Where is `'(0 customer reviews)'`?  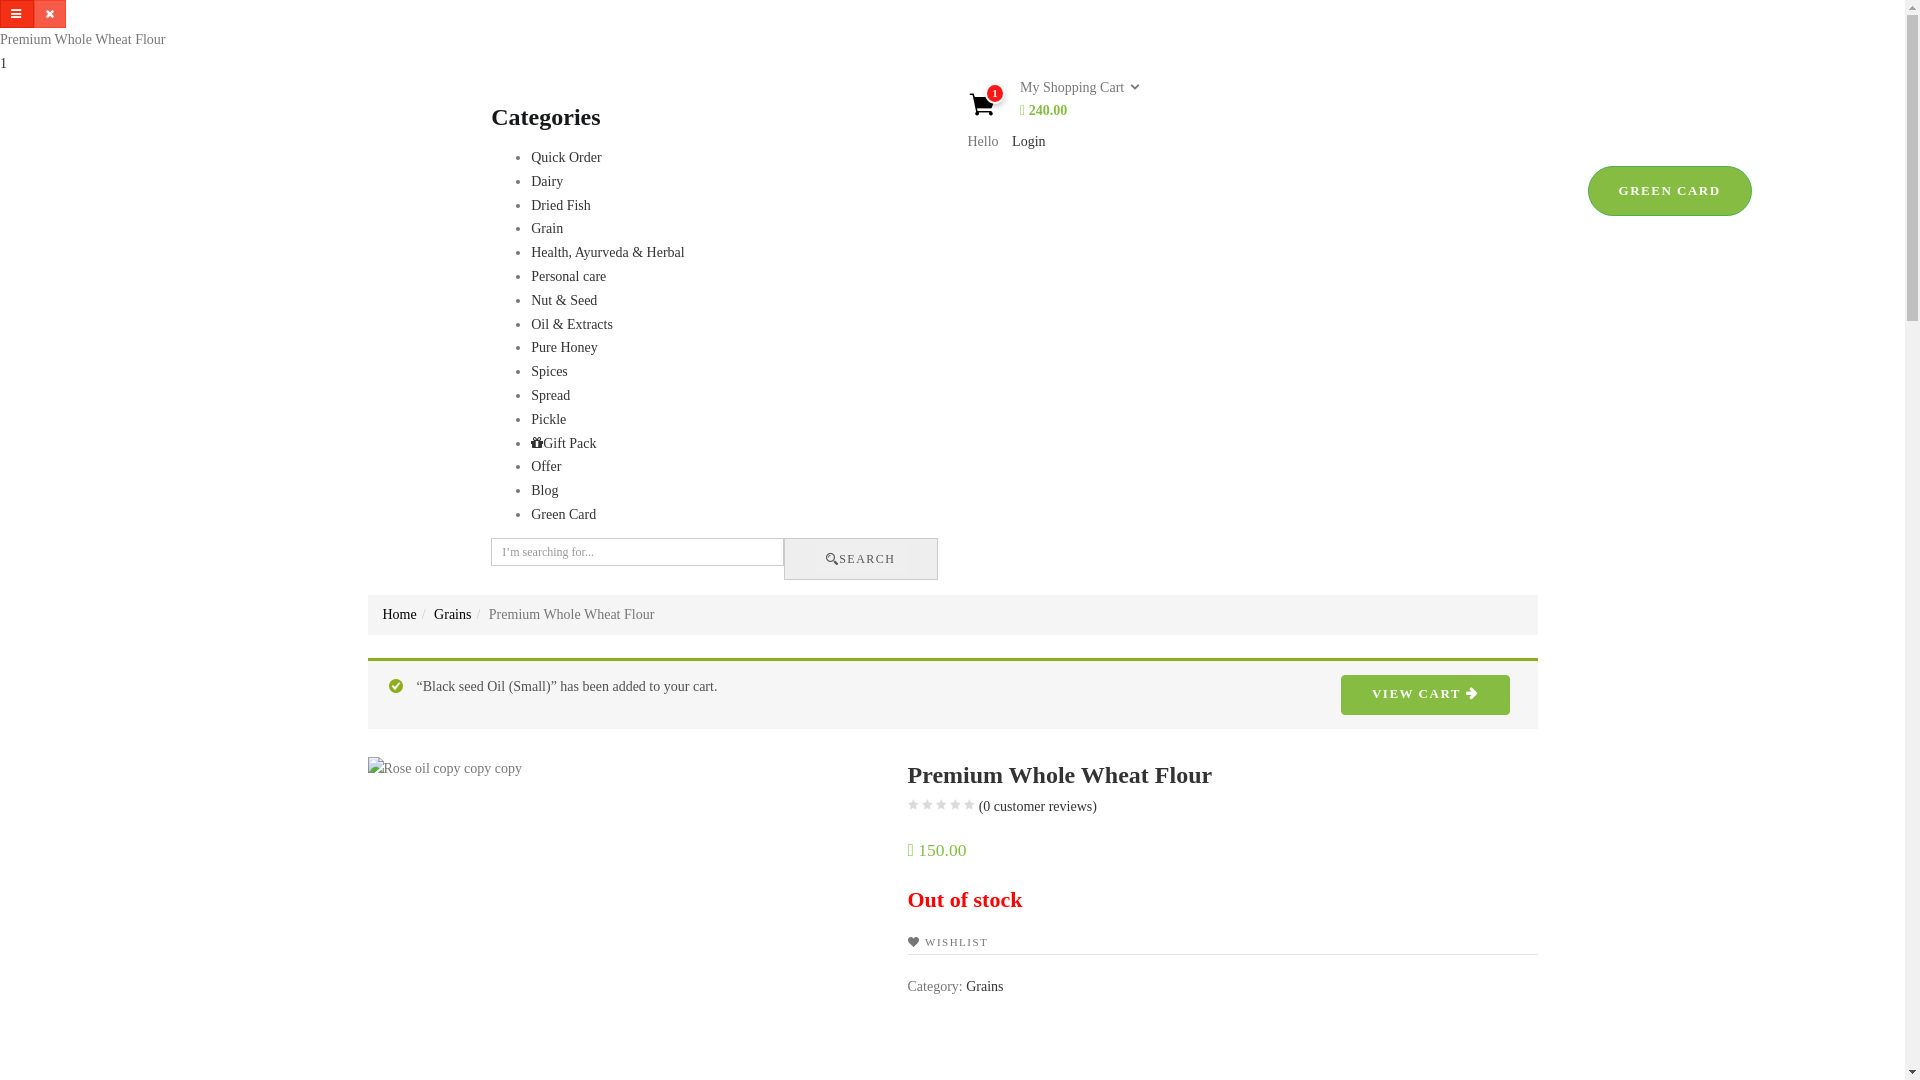
'(0 customer reviews)' is located at coordinates (1037, 805).